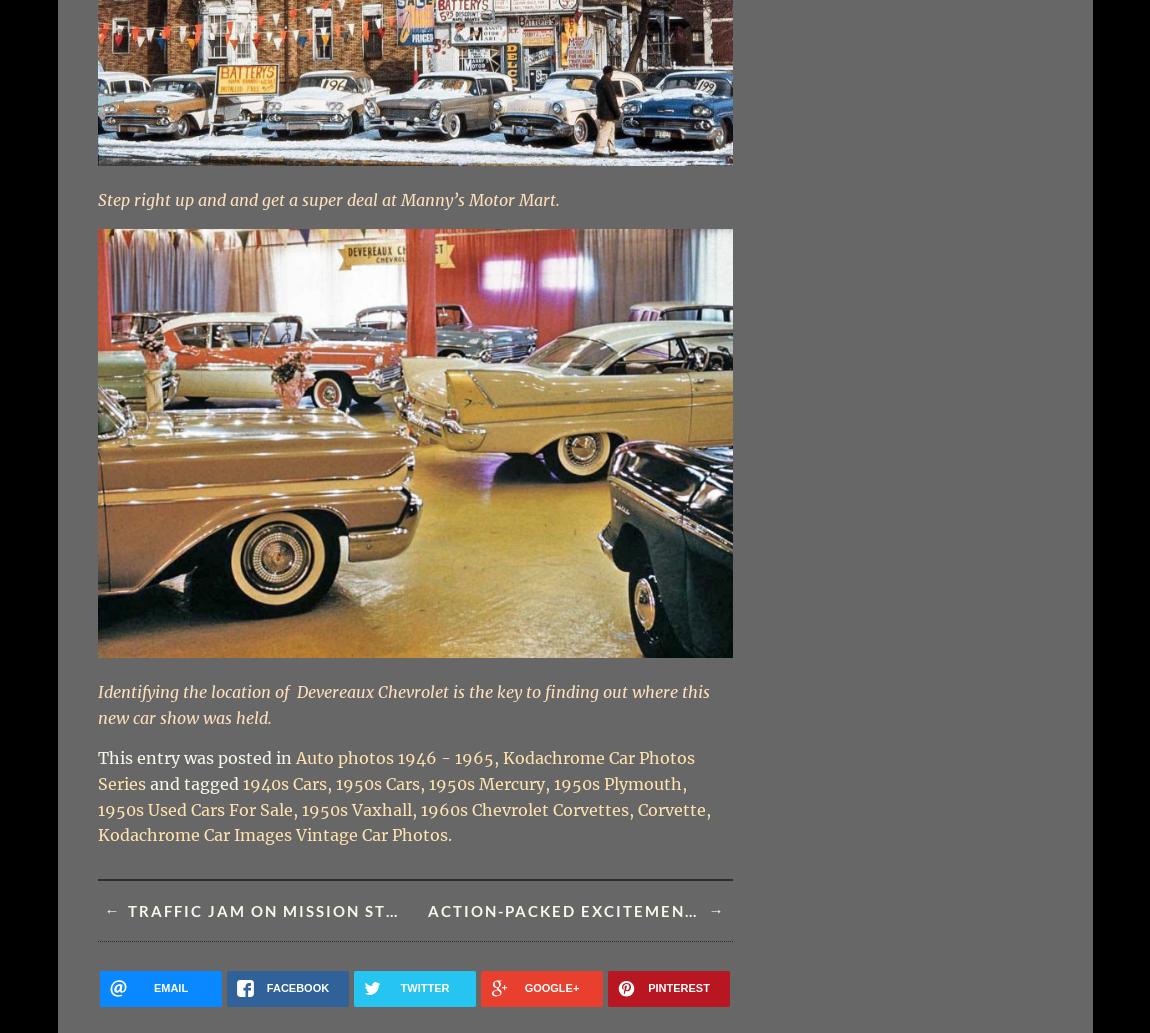  What do you see at coordinates (327, 198) in the screenshot?
I see `'Step right up and and get a super deal at Manny’s Motor Mart.'` at bounding box center [327, 198].